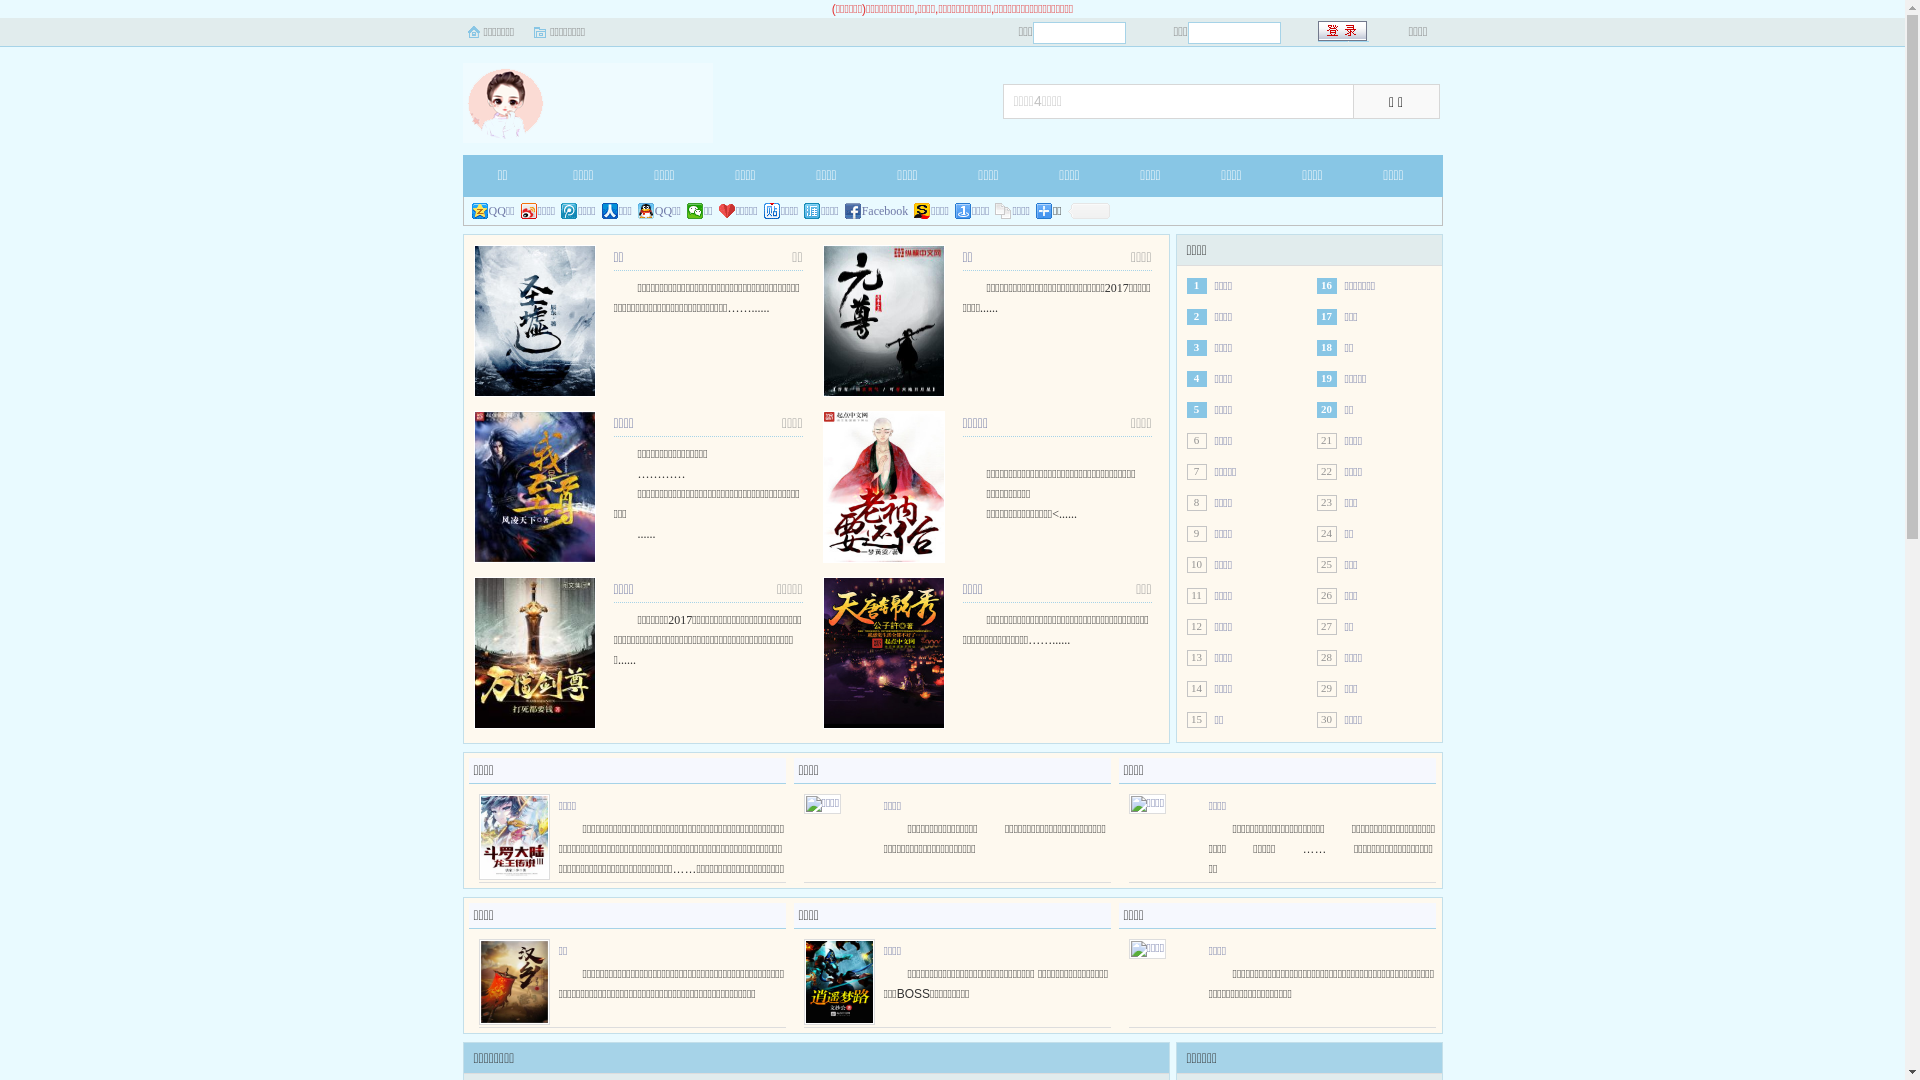 This screenshot has height=1080, width=1920. I want to click on 'Facebook', so click(877, 211).